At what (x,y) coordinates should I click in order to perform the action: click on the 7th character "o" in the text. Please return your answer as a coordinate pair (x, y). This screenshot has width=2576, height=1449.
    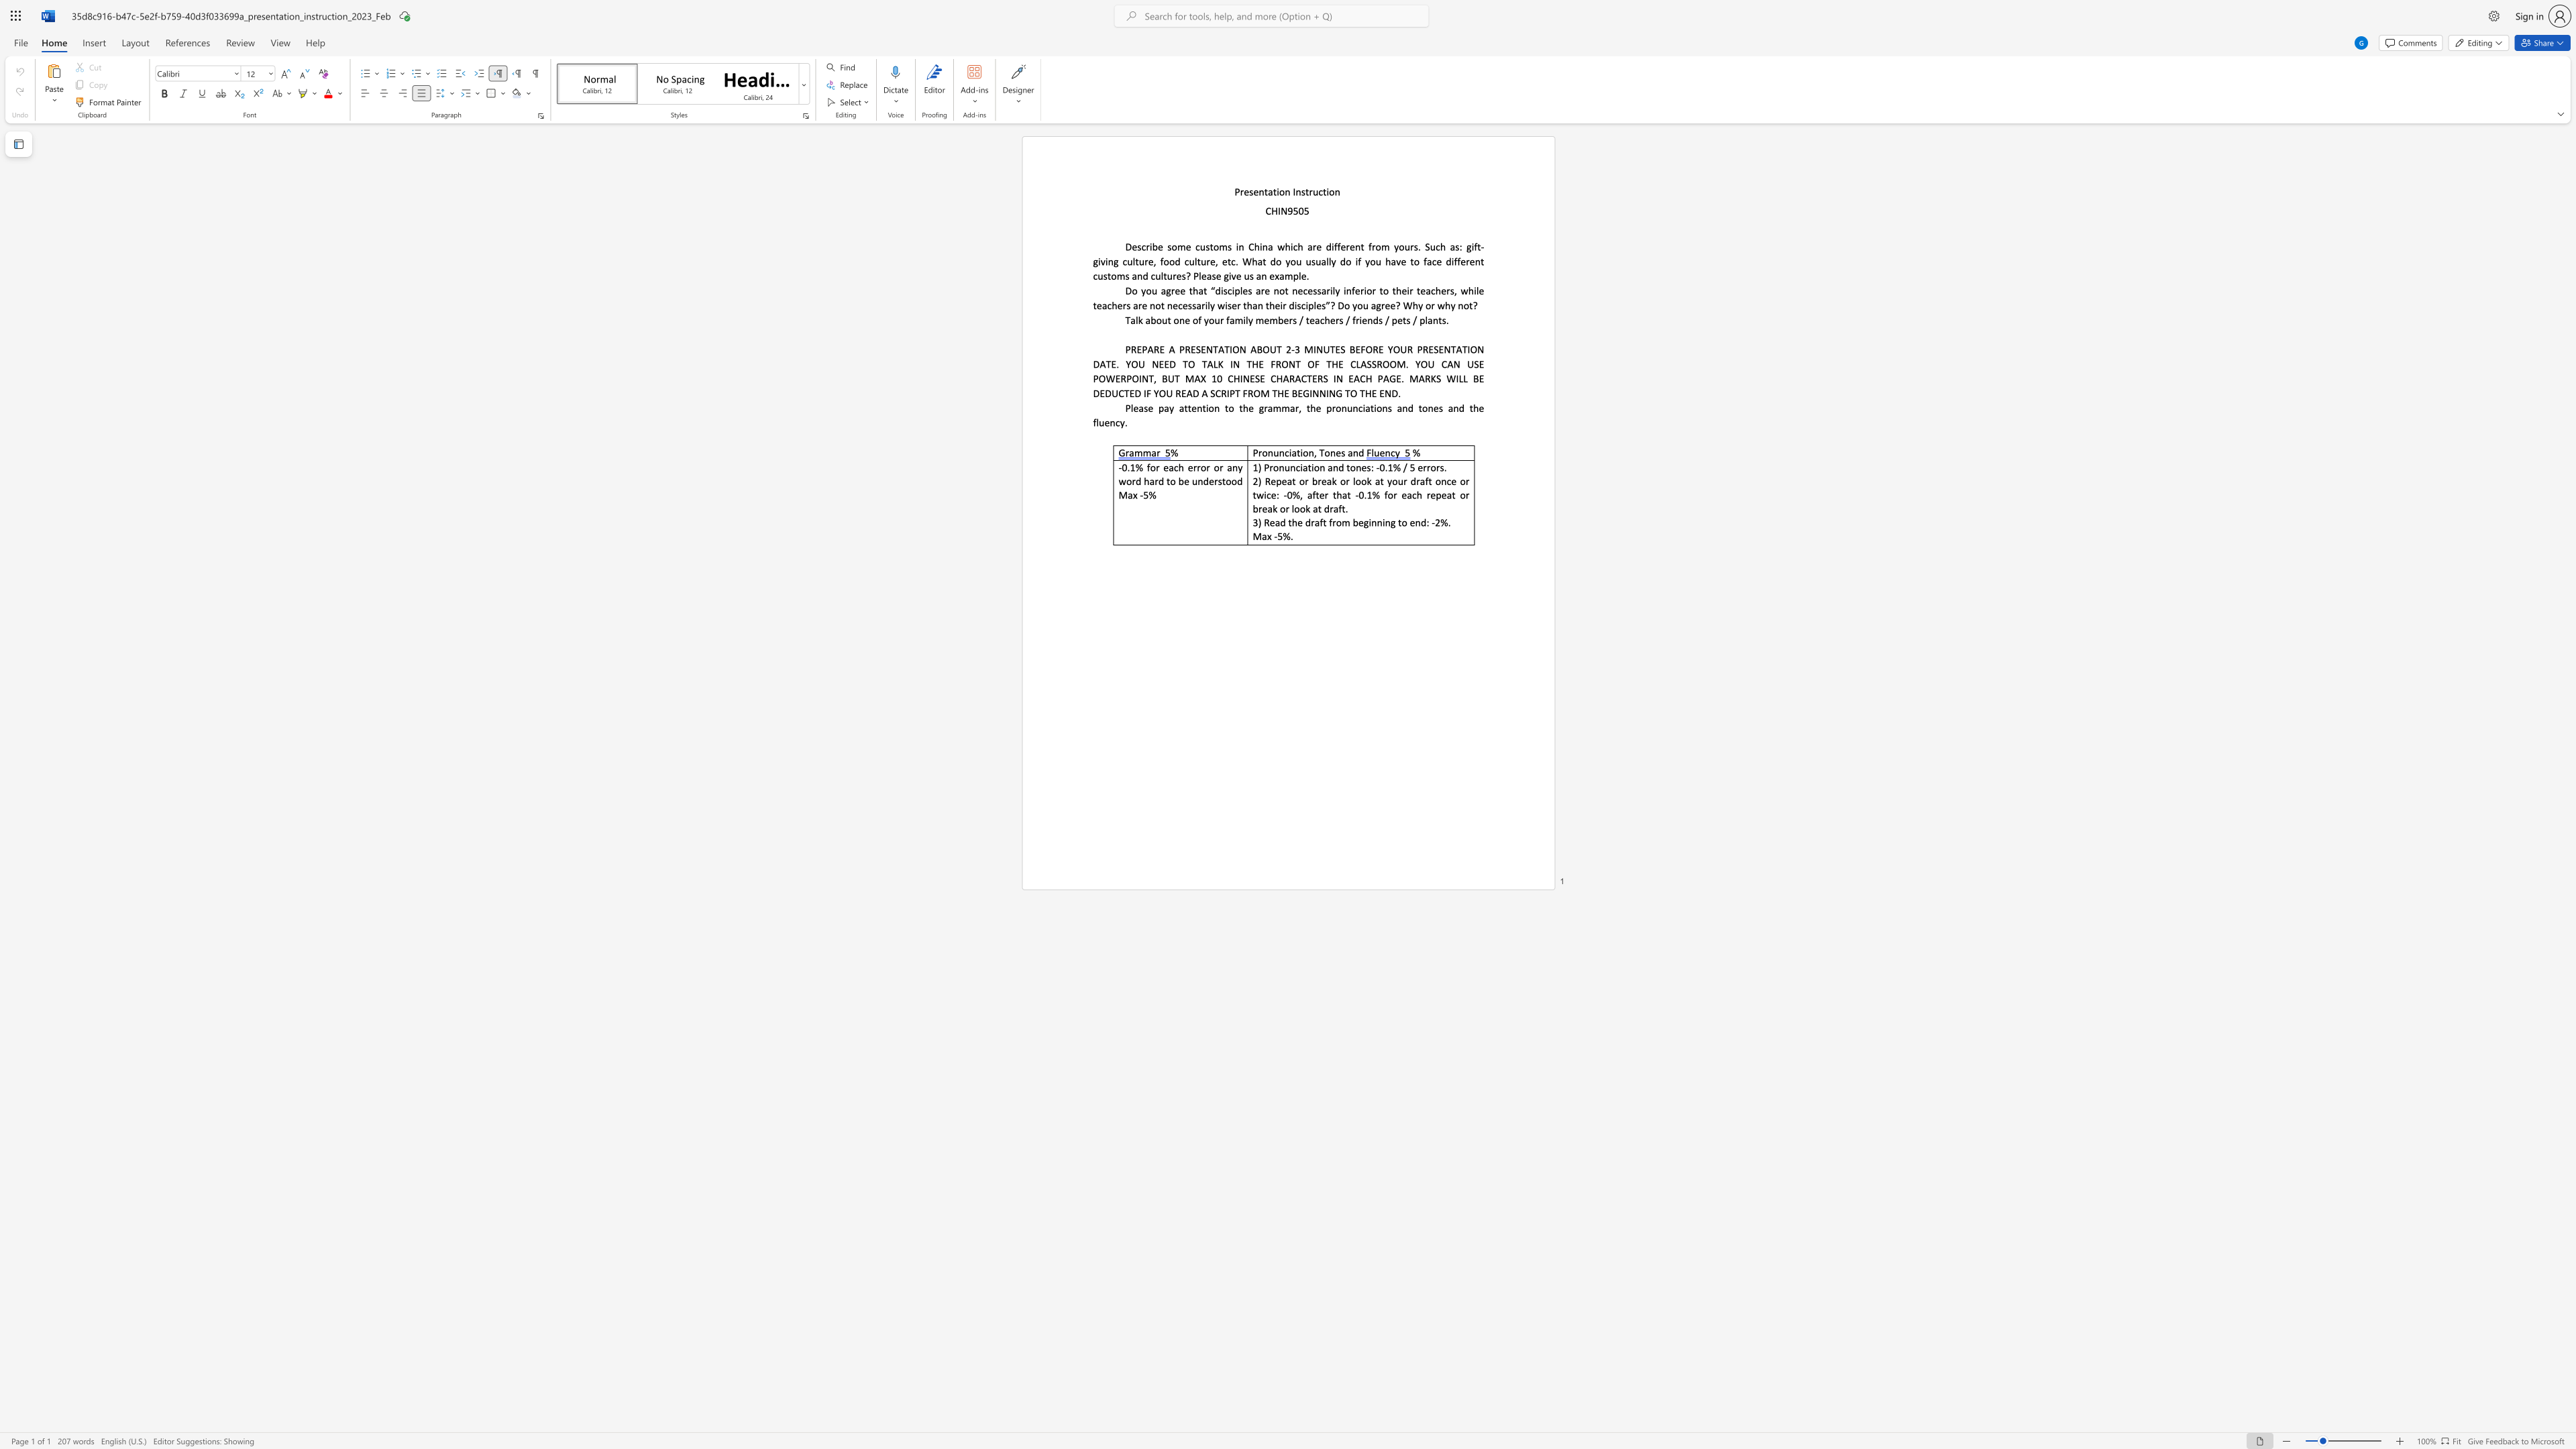
    Looking at the image, I should click on (1234, 481).